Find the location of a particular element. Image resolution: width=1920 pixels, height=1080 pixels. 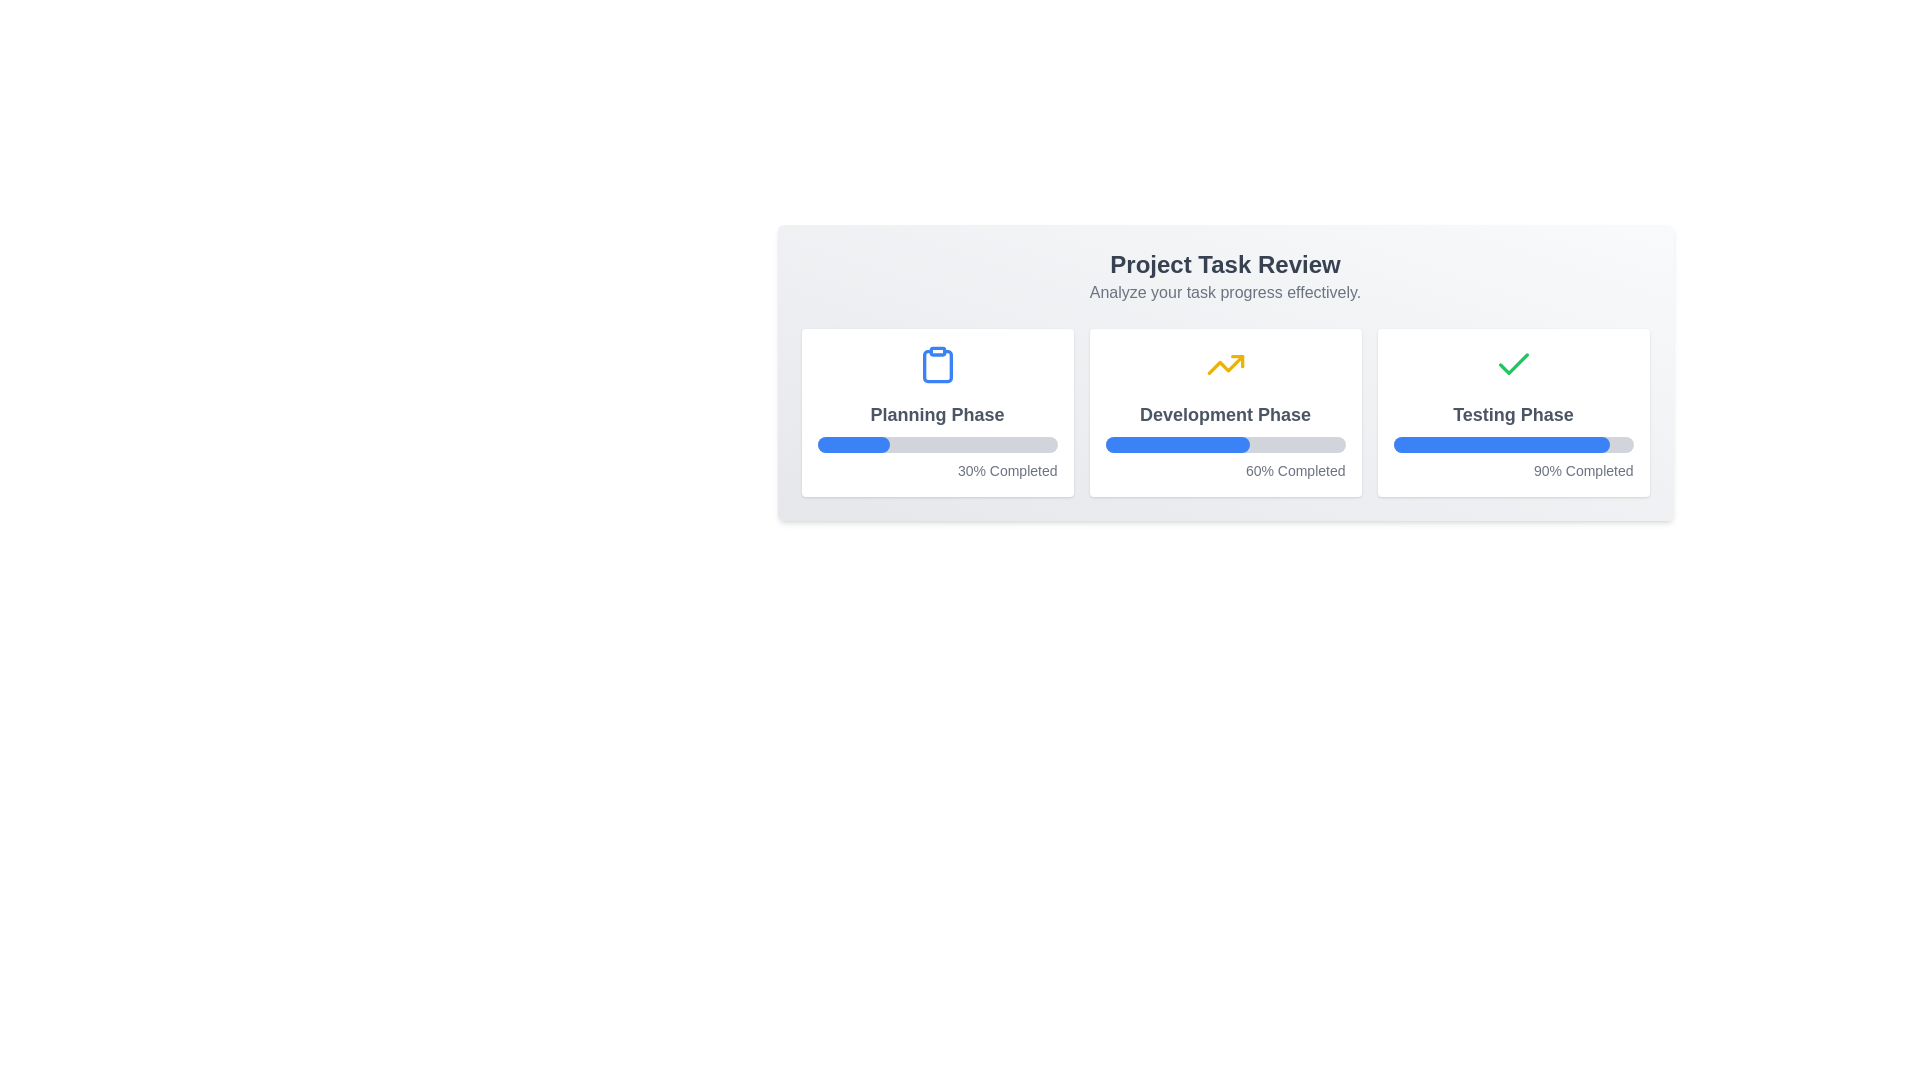

the green checkmark icon that indicates the completion of the 'Testing Phase' task, located in the top center of the third card in a horizontally-aligned layout is located at coordinates (1513, 365).